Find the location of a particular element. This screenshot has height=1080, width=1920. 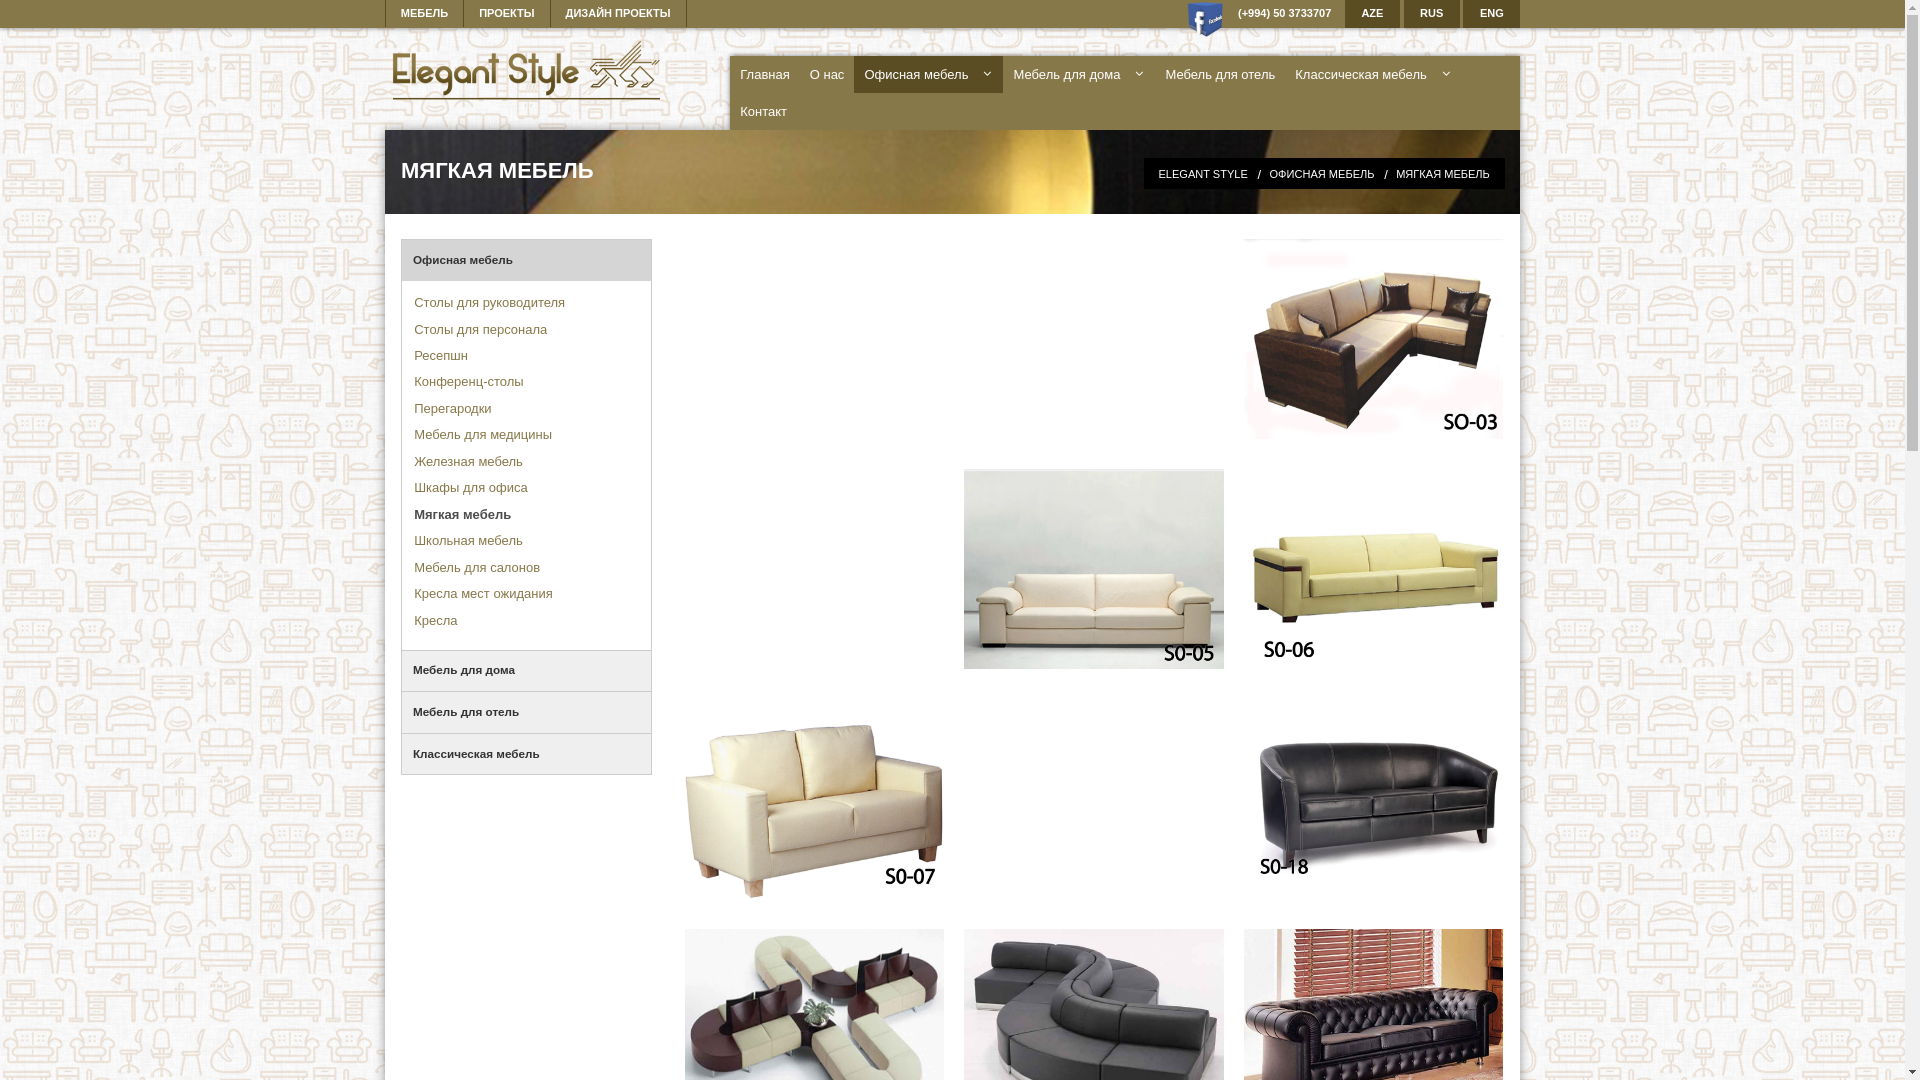

'RUS' is located at coordinates (1430, 14).